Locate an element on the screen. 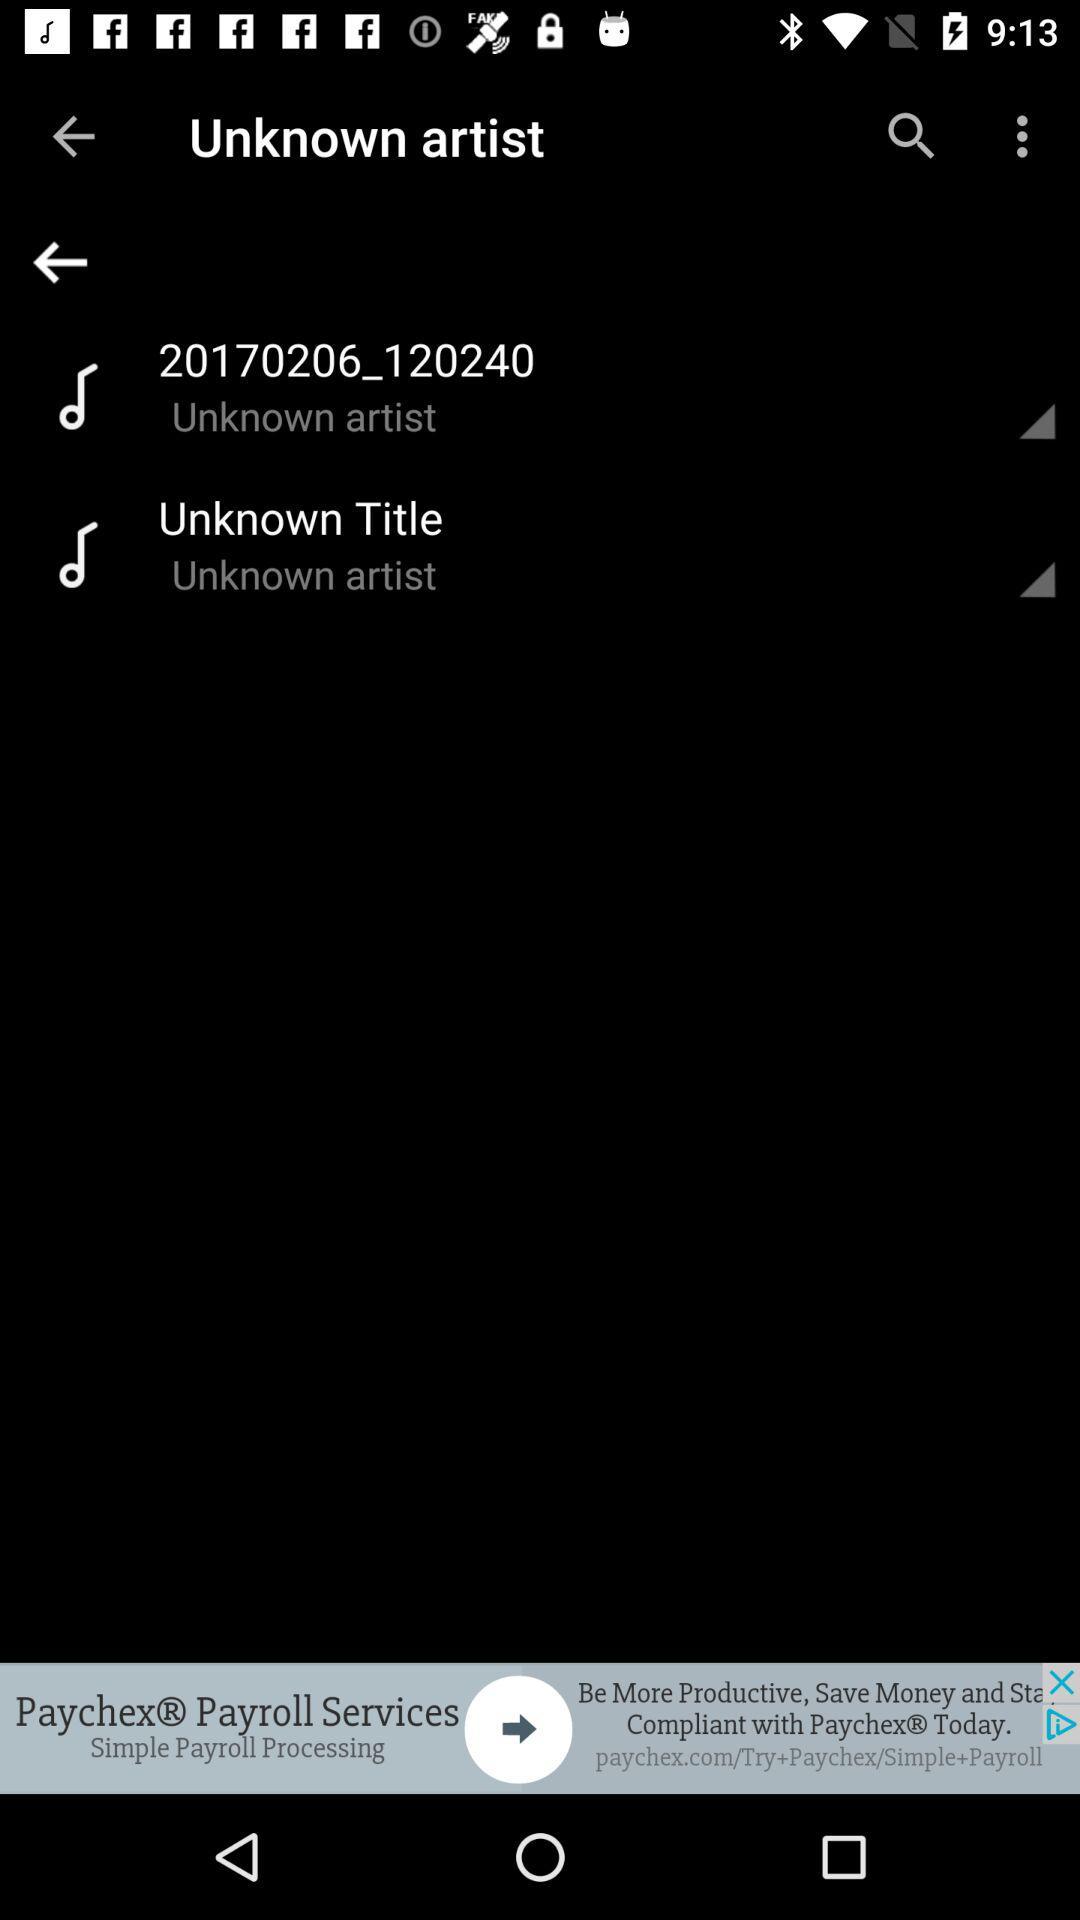  open for details is located at coordinates (1013, 394).